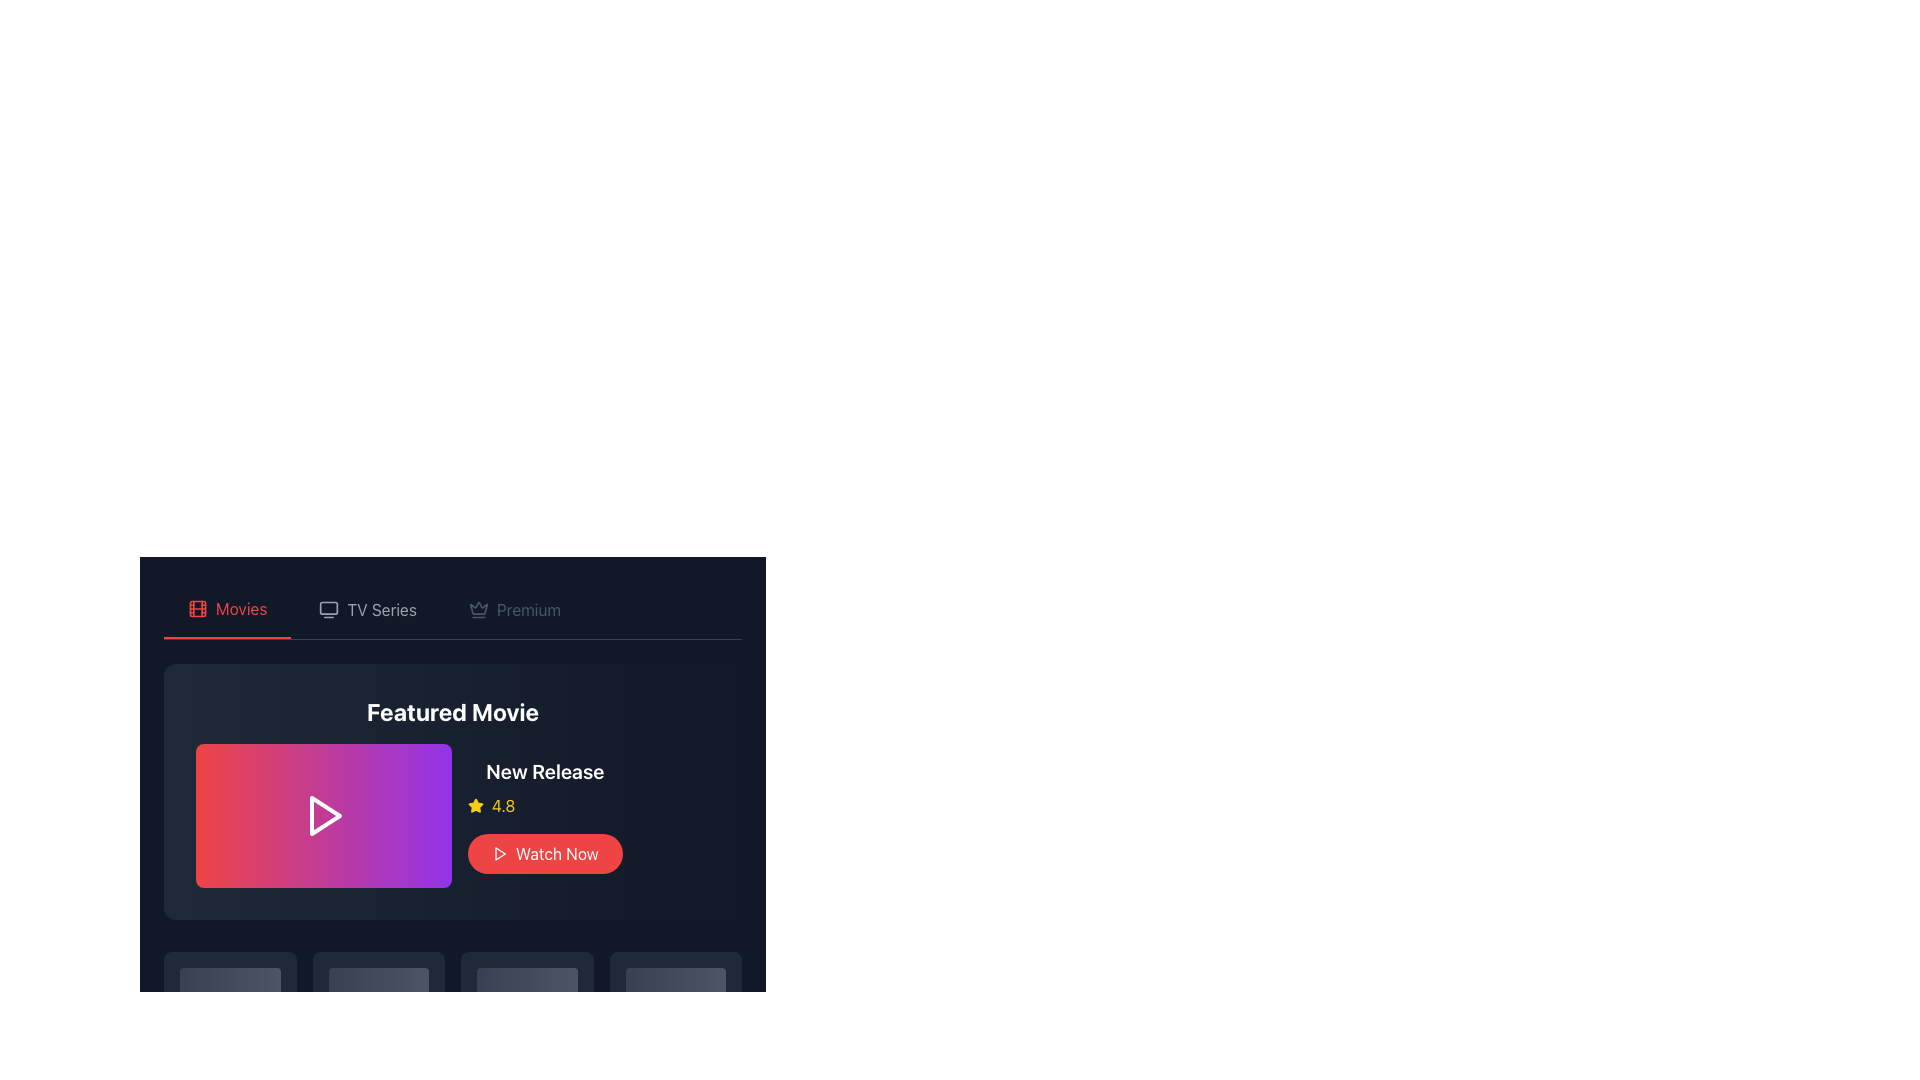 This screenshot has height=1080, width=1920. Describe the element at coordinates (382, 608) in the screenshot. I see `the 'TV Series' text label which is the second item in the navigation list, positioned between 'Movies' and 'Premium'` at that location.